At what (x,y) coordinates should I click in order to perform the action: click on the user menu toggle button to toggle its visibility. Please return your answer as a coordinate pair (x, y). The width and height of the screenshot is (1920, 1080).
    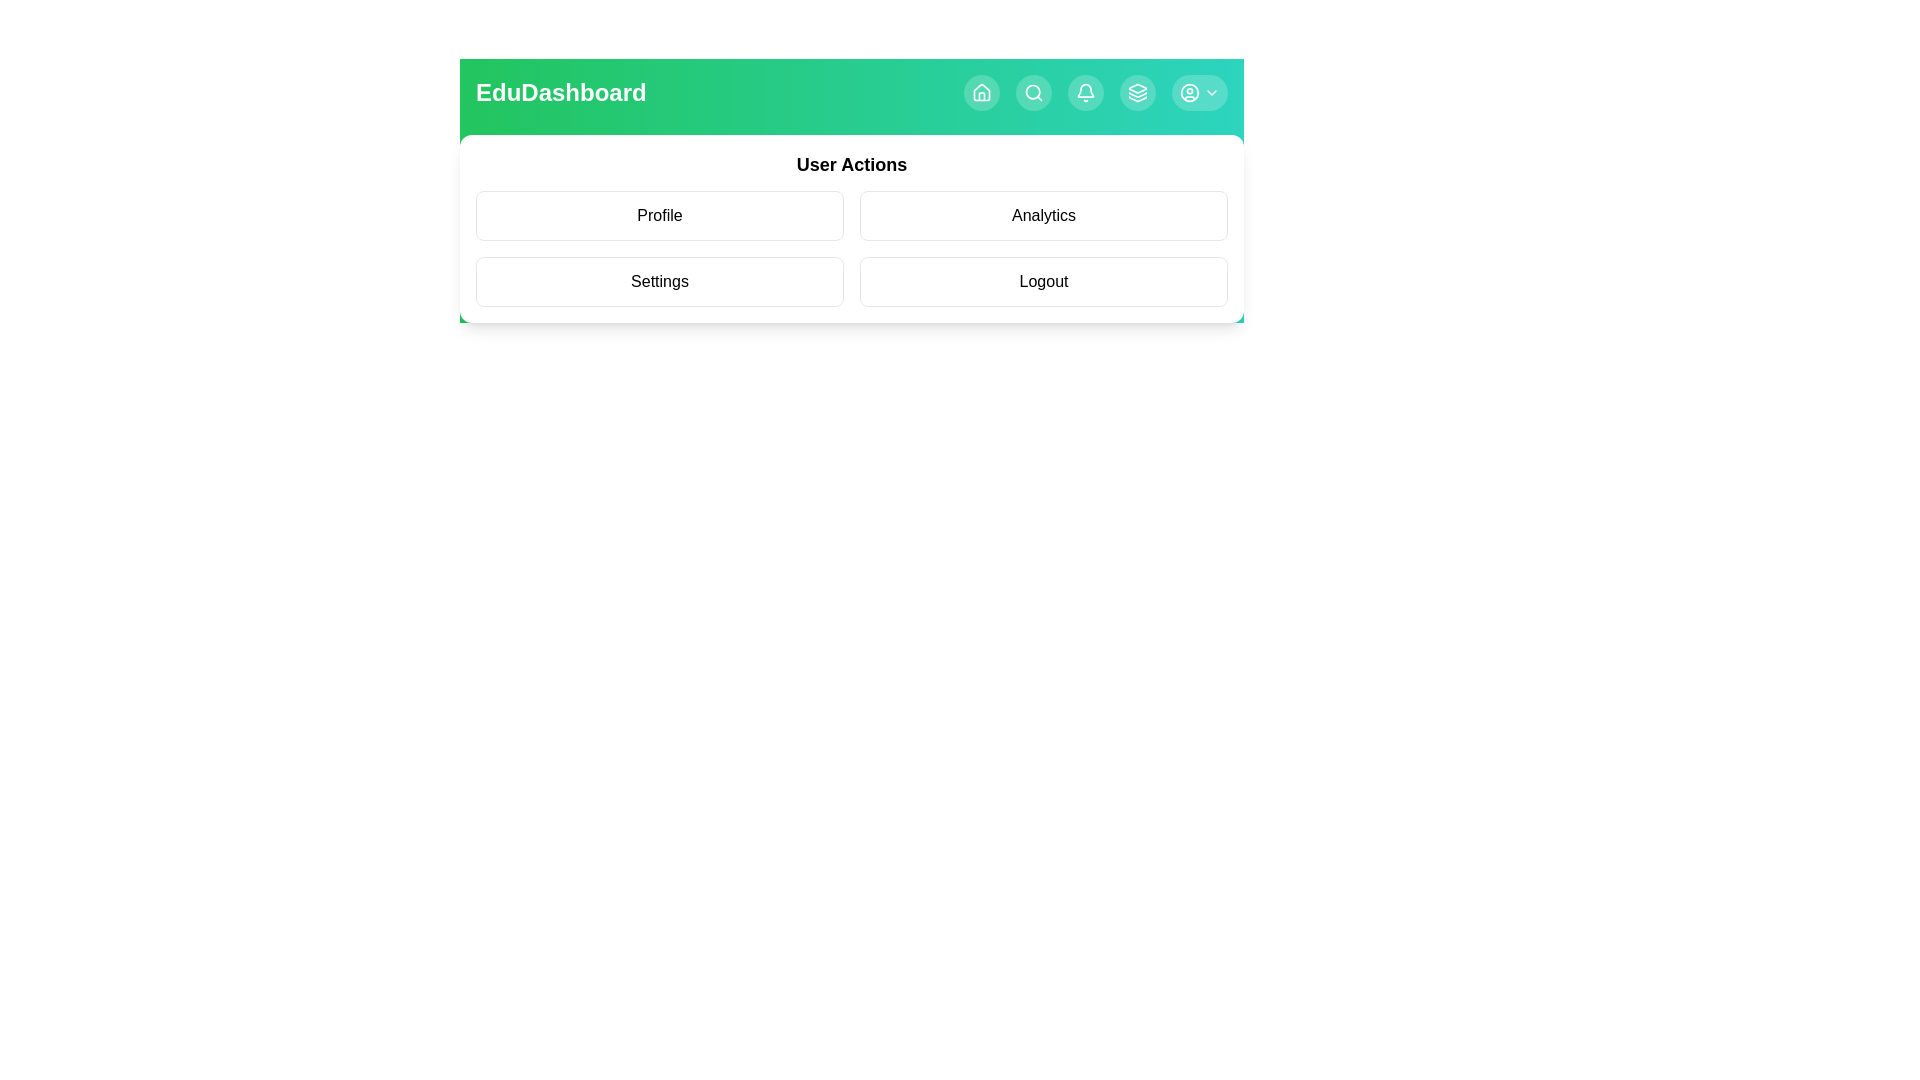
    Looking at the image, I should click on (1200, 92).